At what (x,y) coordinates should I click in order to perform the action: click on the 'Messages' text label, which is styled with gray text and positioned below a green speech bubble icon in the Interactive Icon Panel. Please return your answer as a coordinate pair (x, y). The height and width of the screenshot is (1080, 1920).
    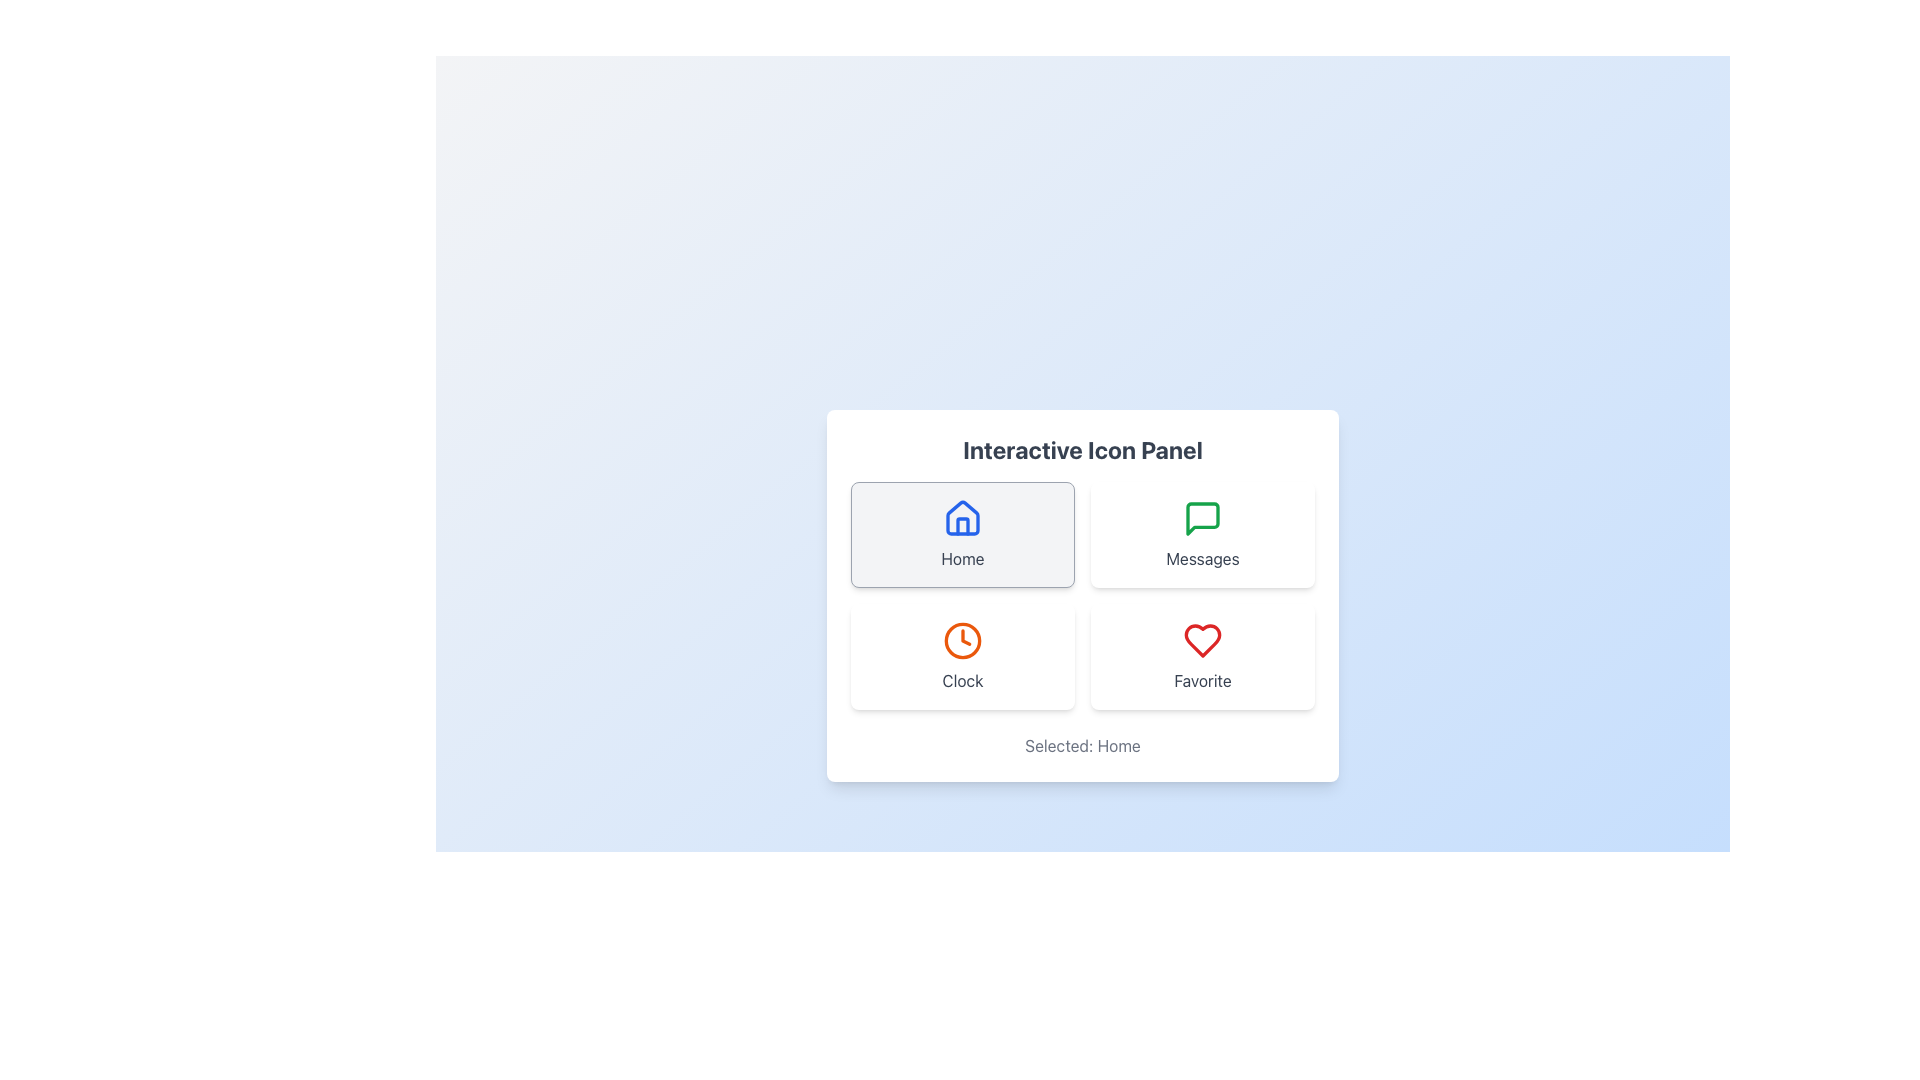
    Looking at the image, I should click on (1202, 559).